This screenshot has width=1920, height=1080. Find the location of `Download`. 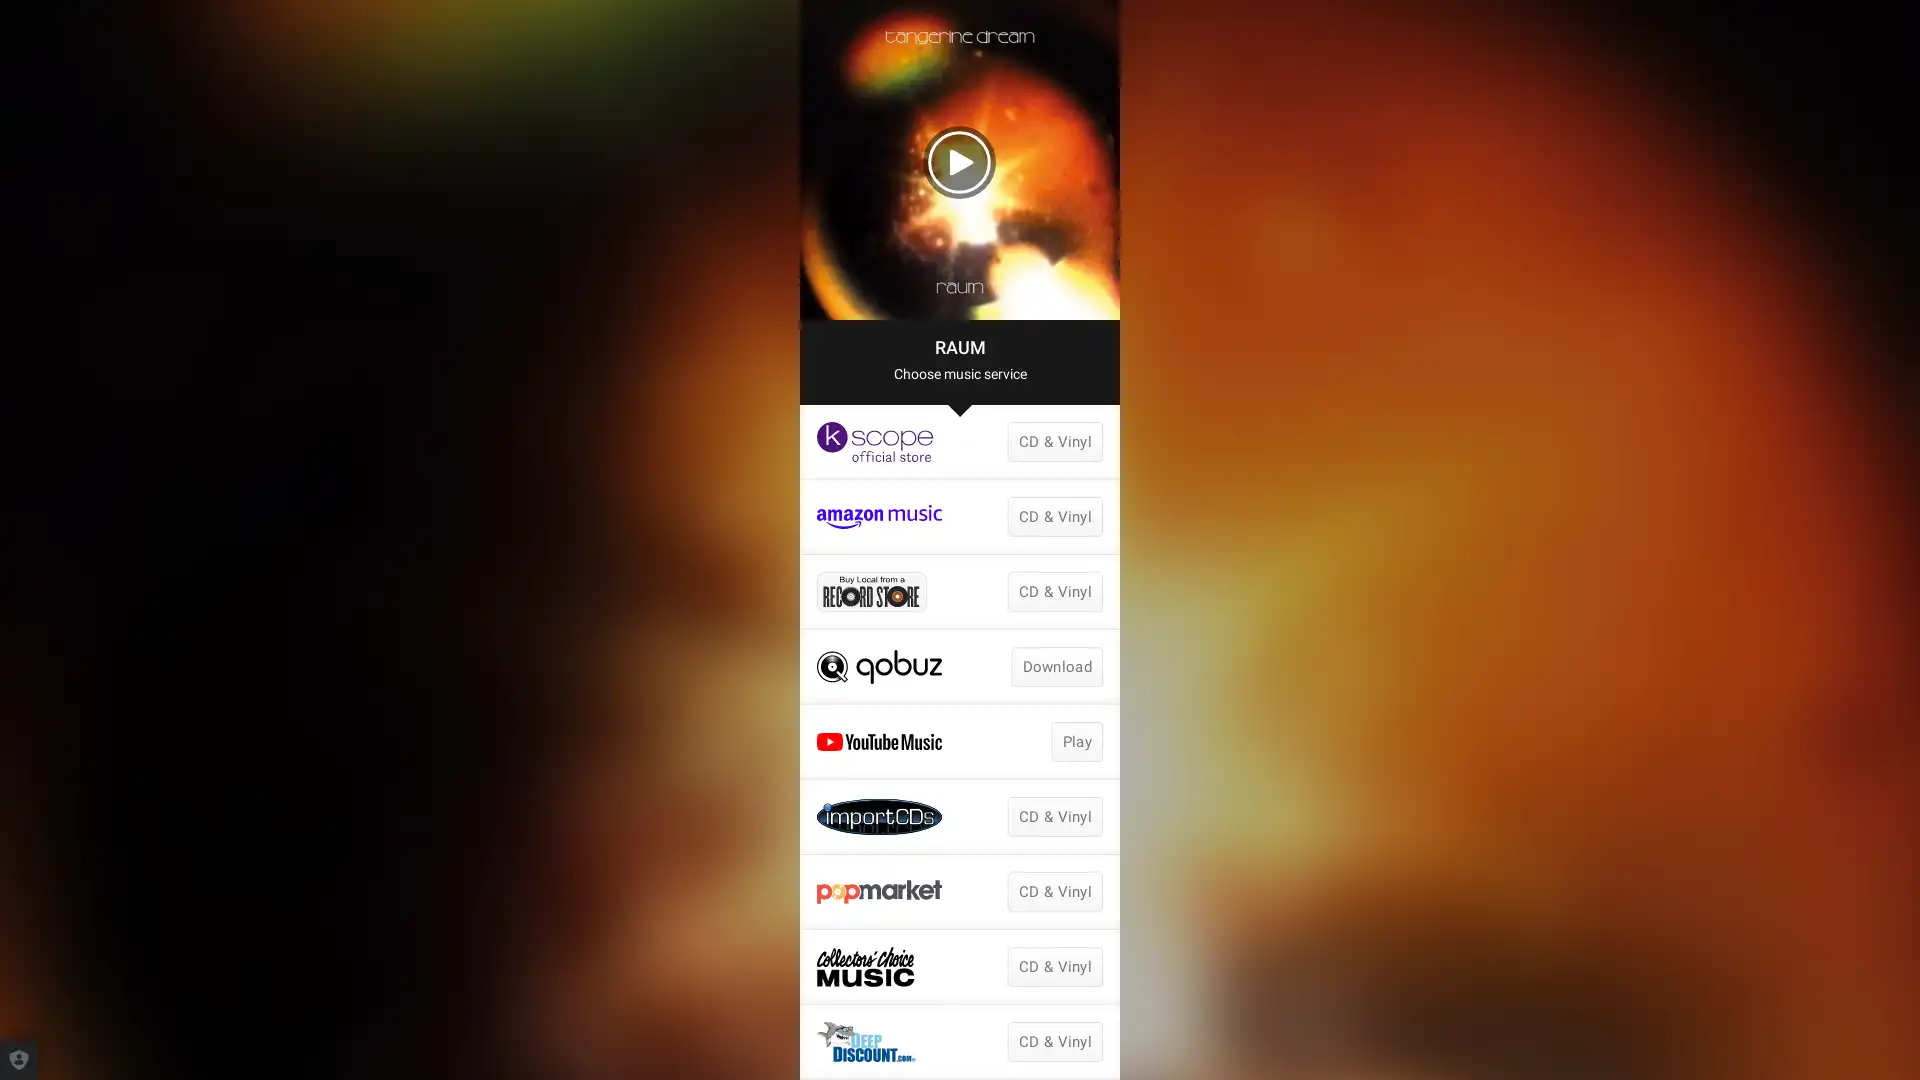

Download is located at coordinates (1055, 667).